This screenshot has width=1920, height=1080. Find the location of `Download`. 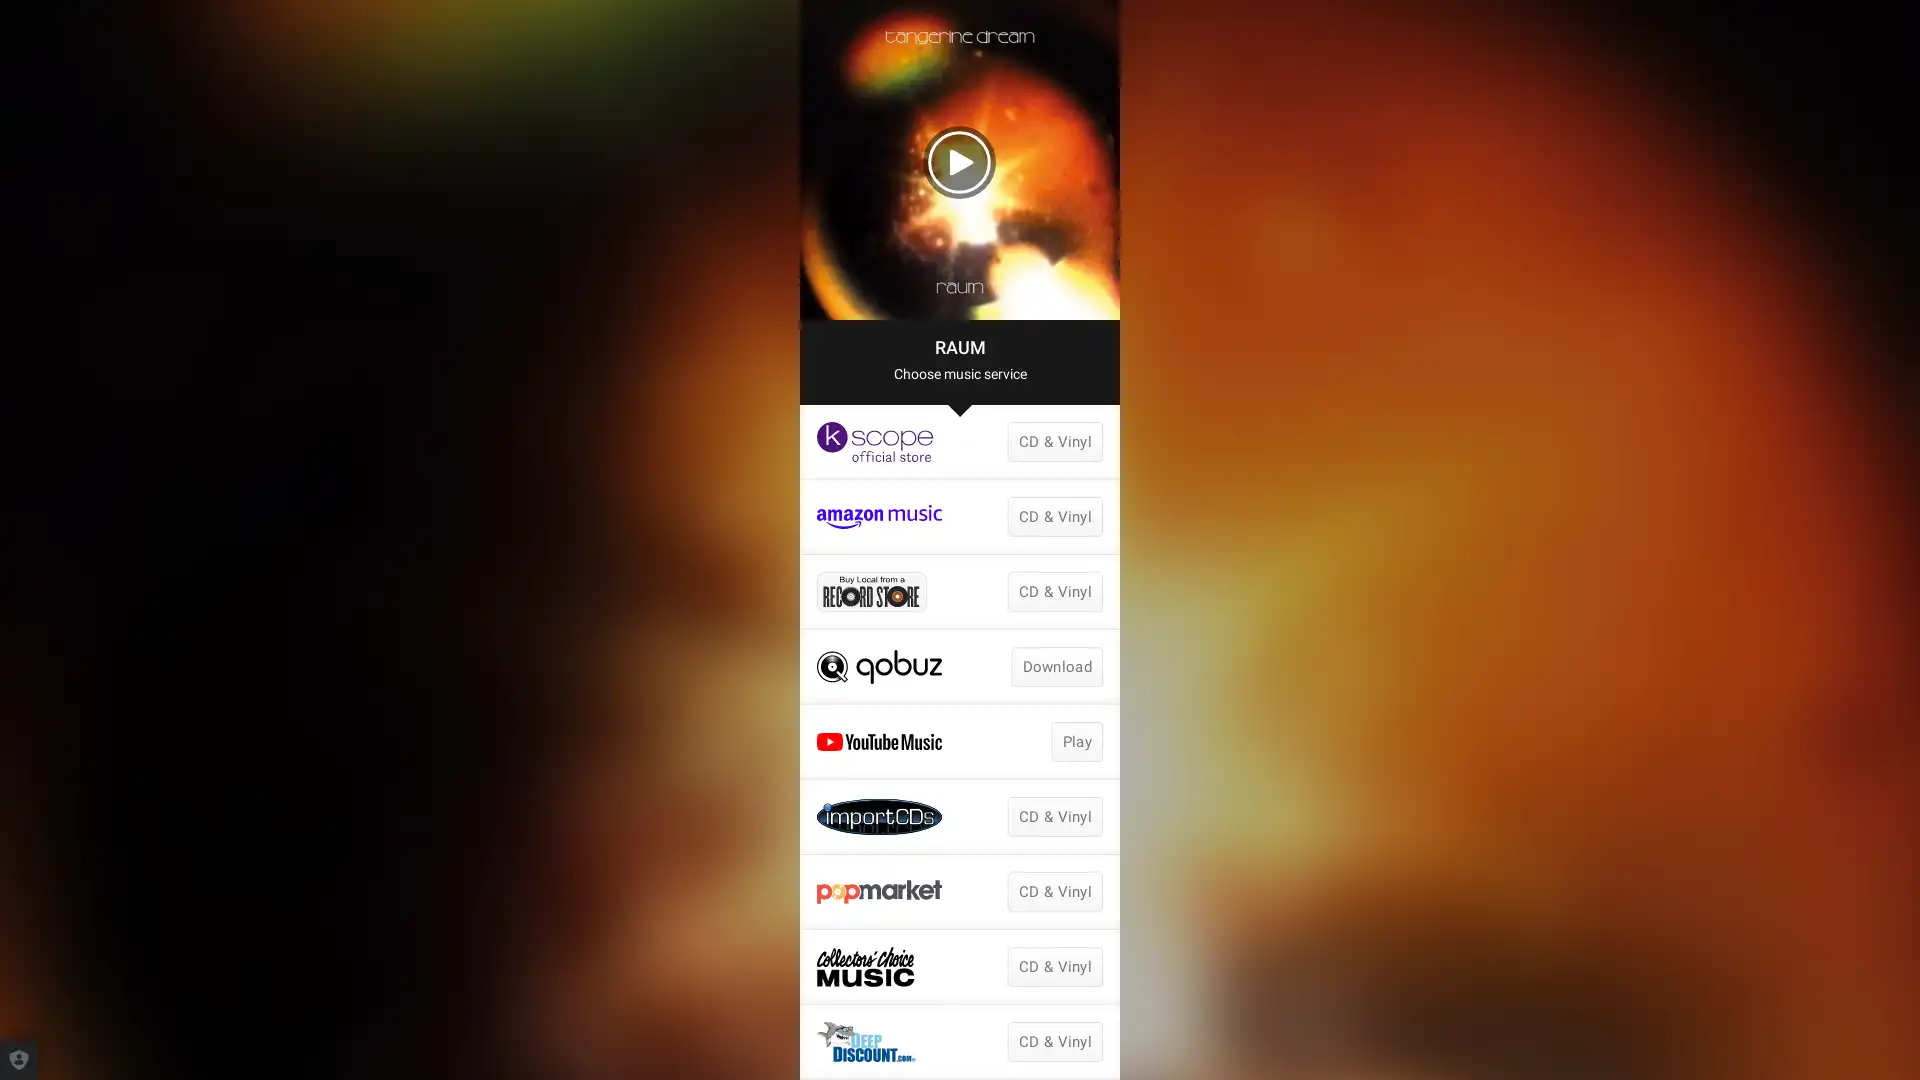

Download is located at coordinates (1055, 667).